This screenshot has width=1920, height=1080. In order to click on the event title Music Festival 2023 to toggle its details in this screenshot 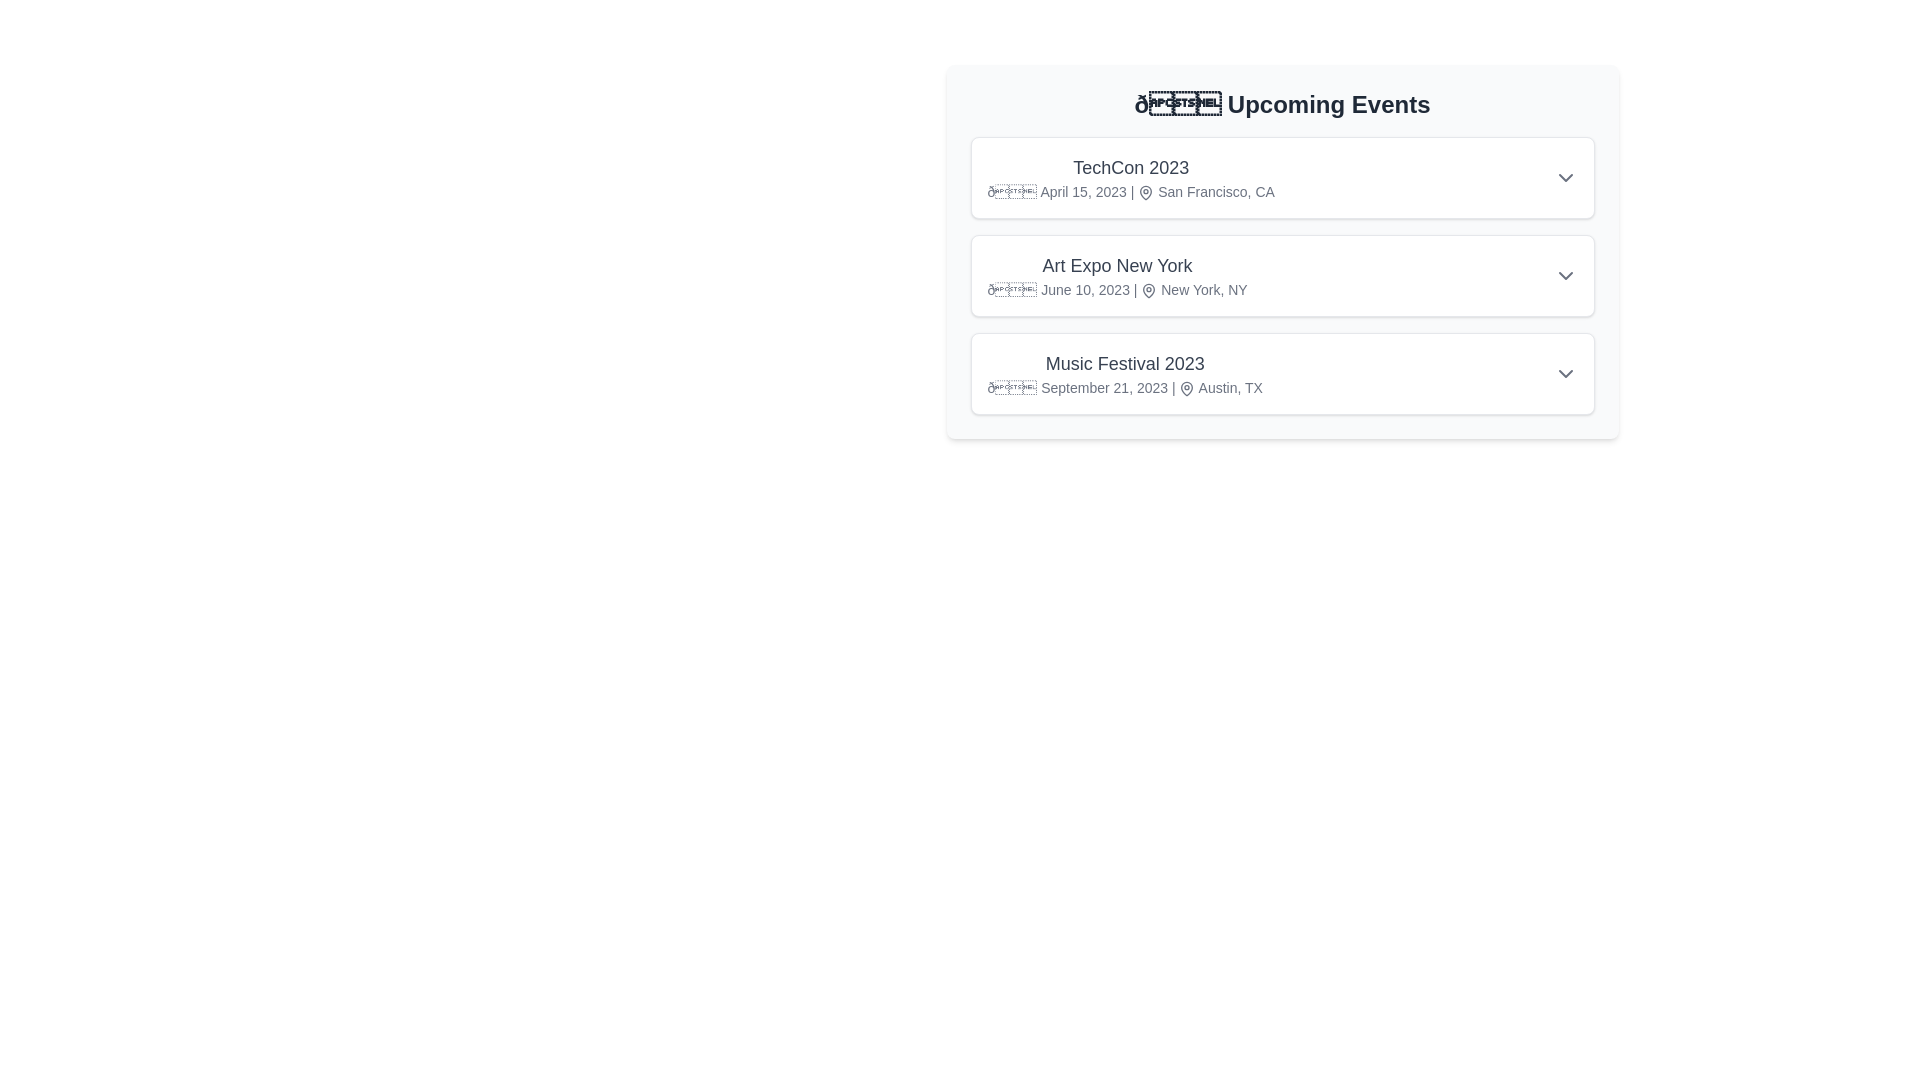, I will do `click(1125, 363)`.